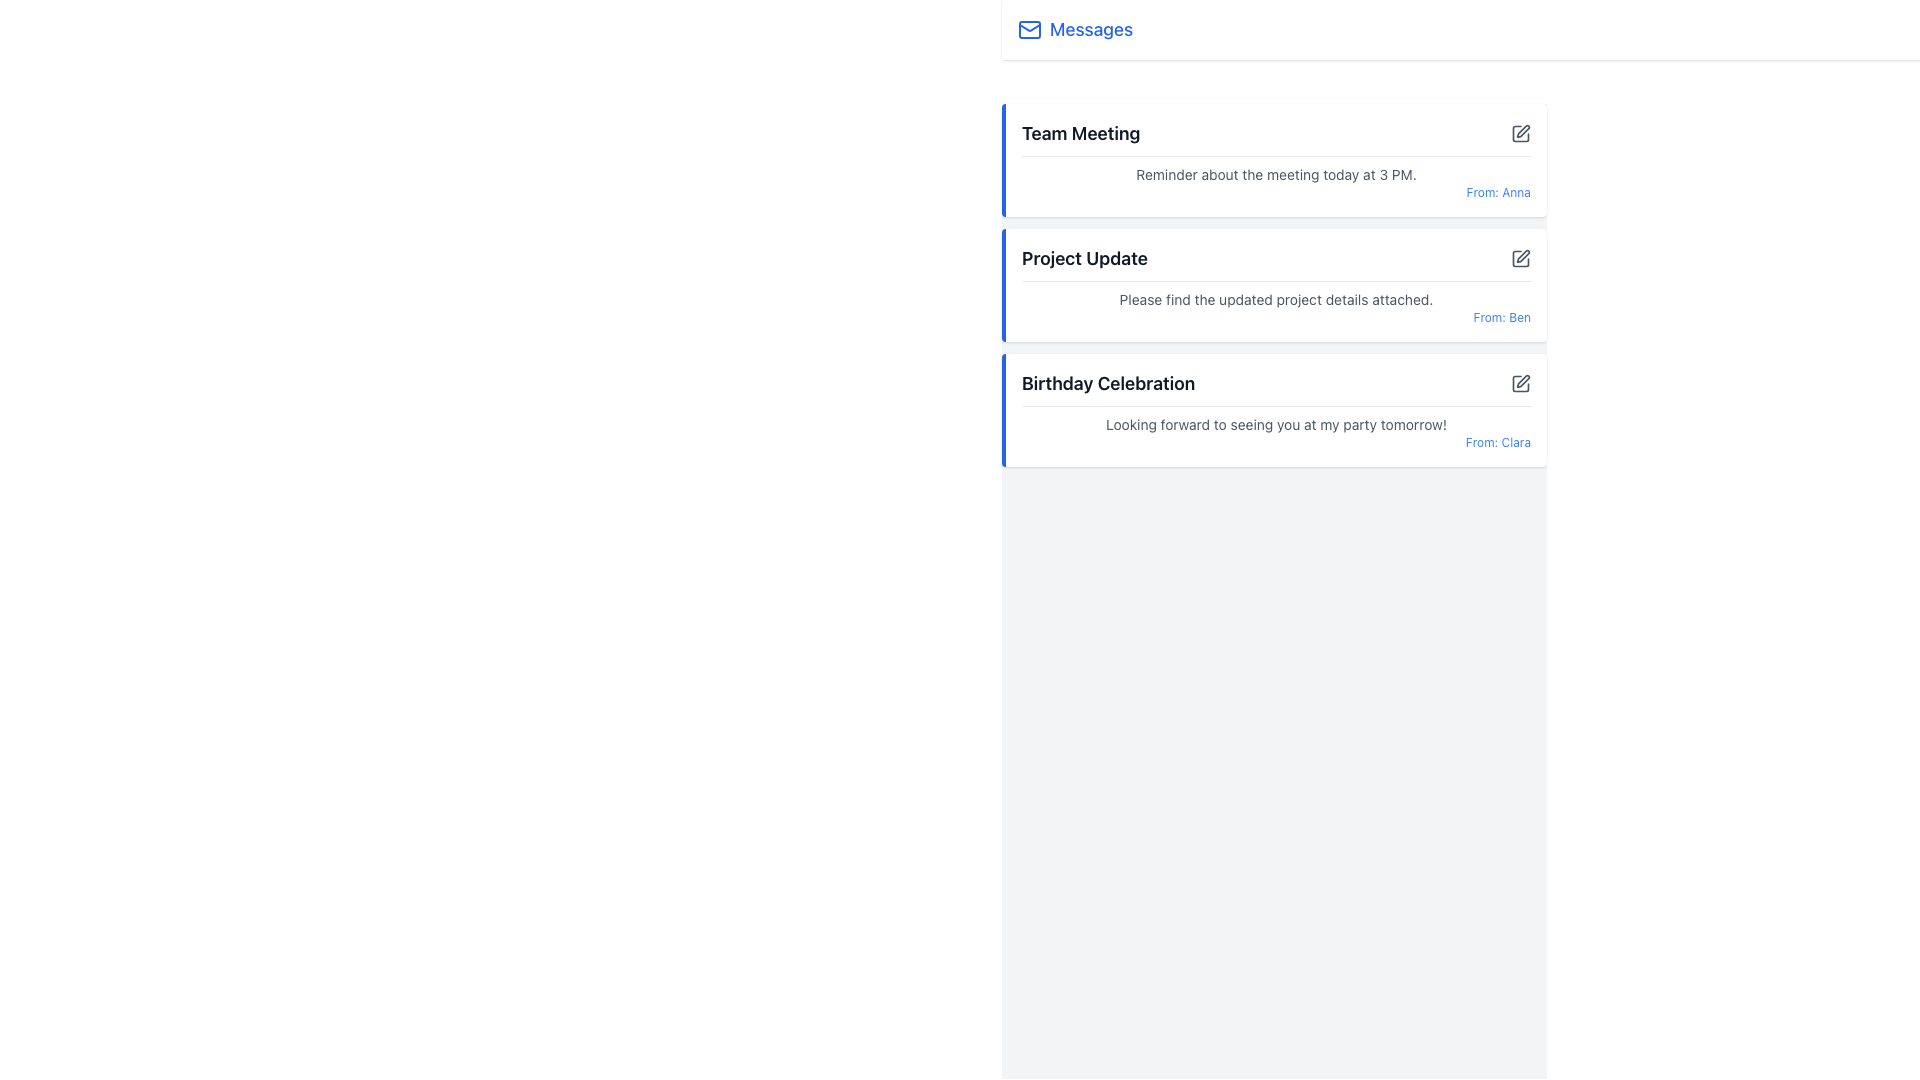  What do you see at coordinates (1520, 257) in the screenshot?
I see `the edit icon button located at the upper-right corner of the 'Project Update' message card` at bounding box center [1520, 257].